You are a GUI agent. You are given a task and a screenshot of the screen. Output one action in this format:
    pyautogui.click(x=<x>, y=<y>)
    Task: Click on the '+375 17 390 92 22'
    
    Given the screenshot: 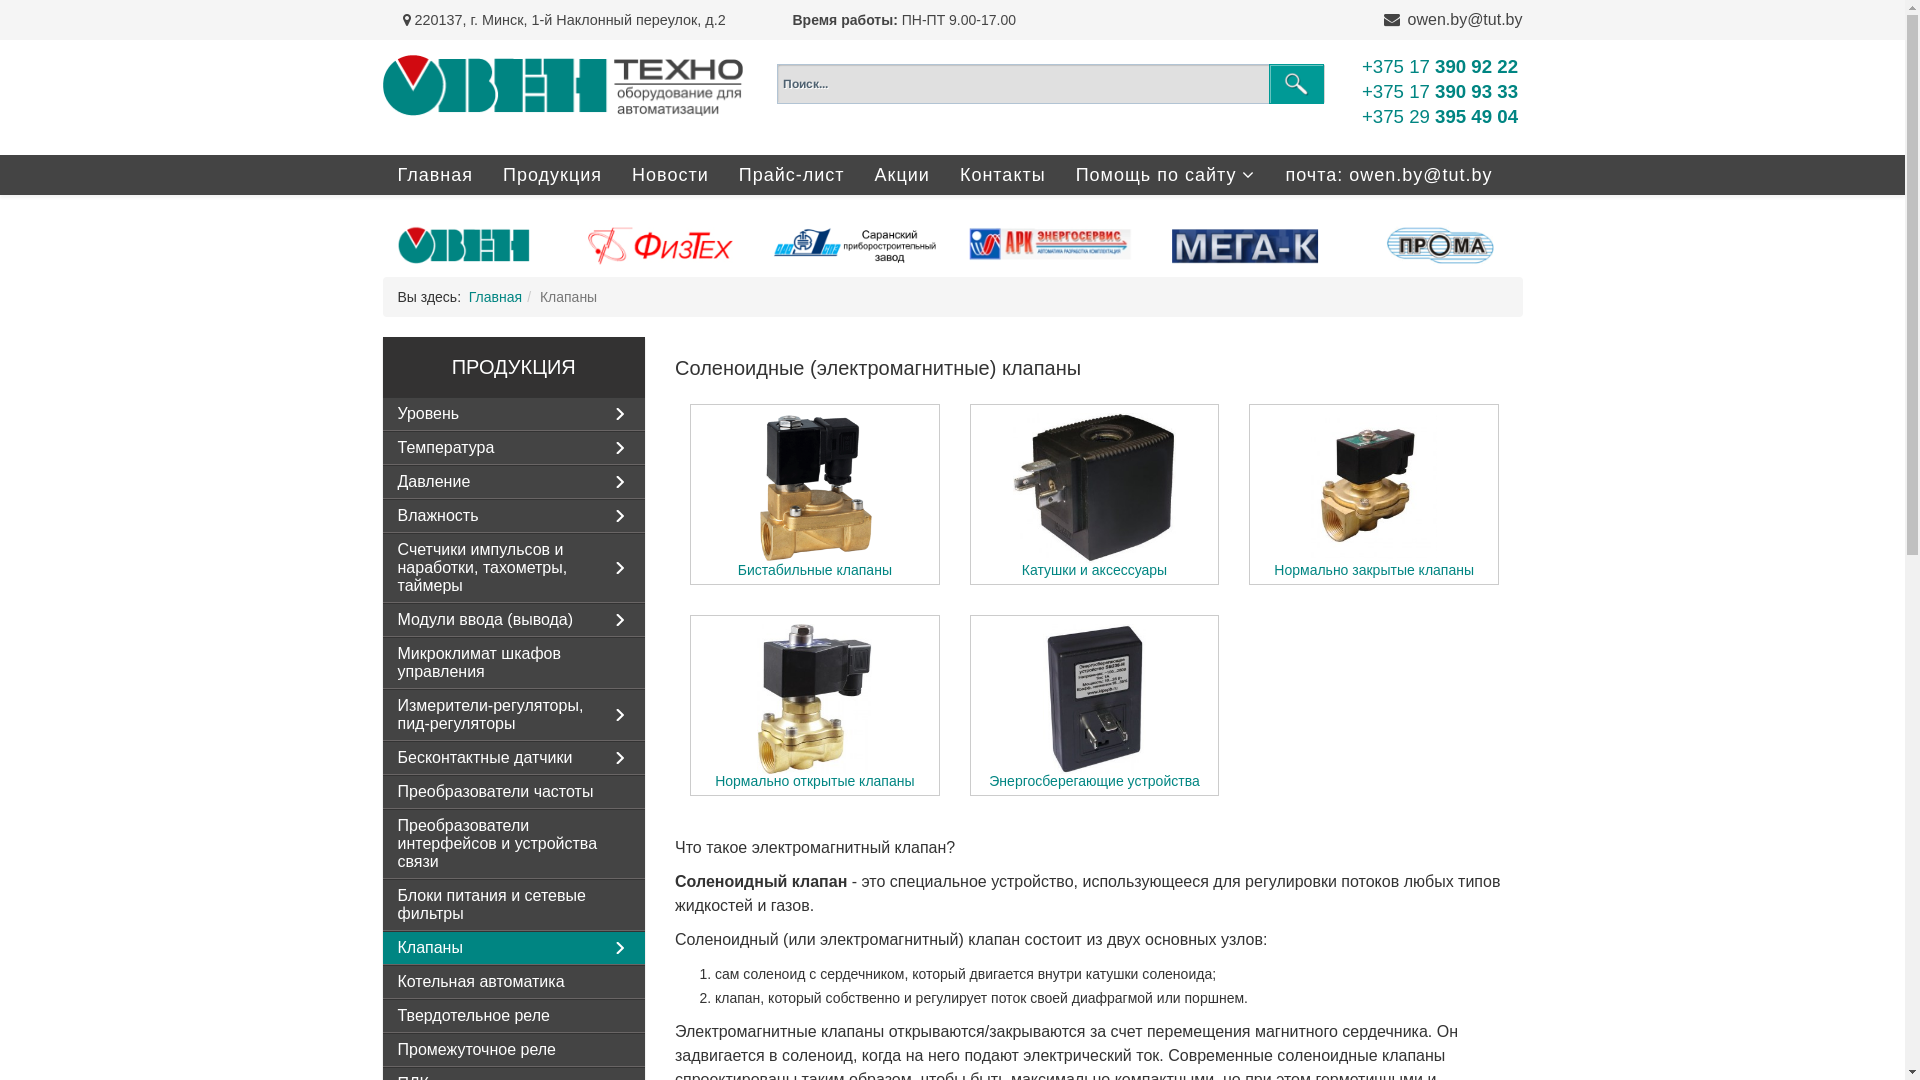 What is the action you would take?
    pyautogui.click(x=1440, y=65)
    